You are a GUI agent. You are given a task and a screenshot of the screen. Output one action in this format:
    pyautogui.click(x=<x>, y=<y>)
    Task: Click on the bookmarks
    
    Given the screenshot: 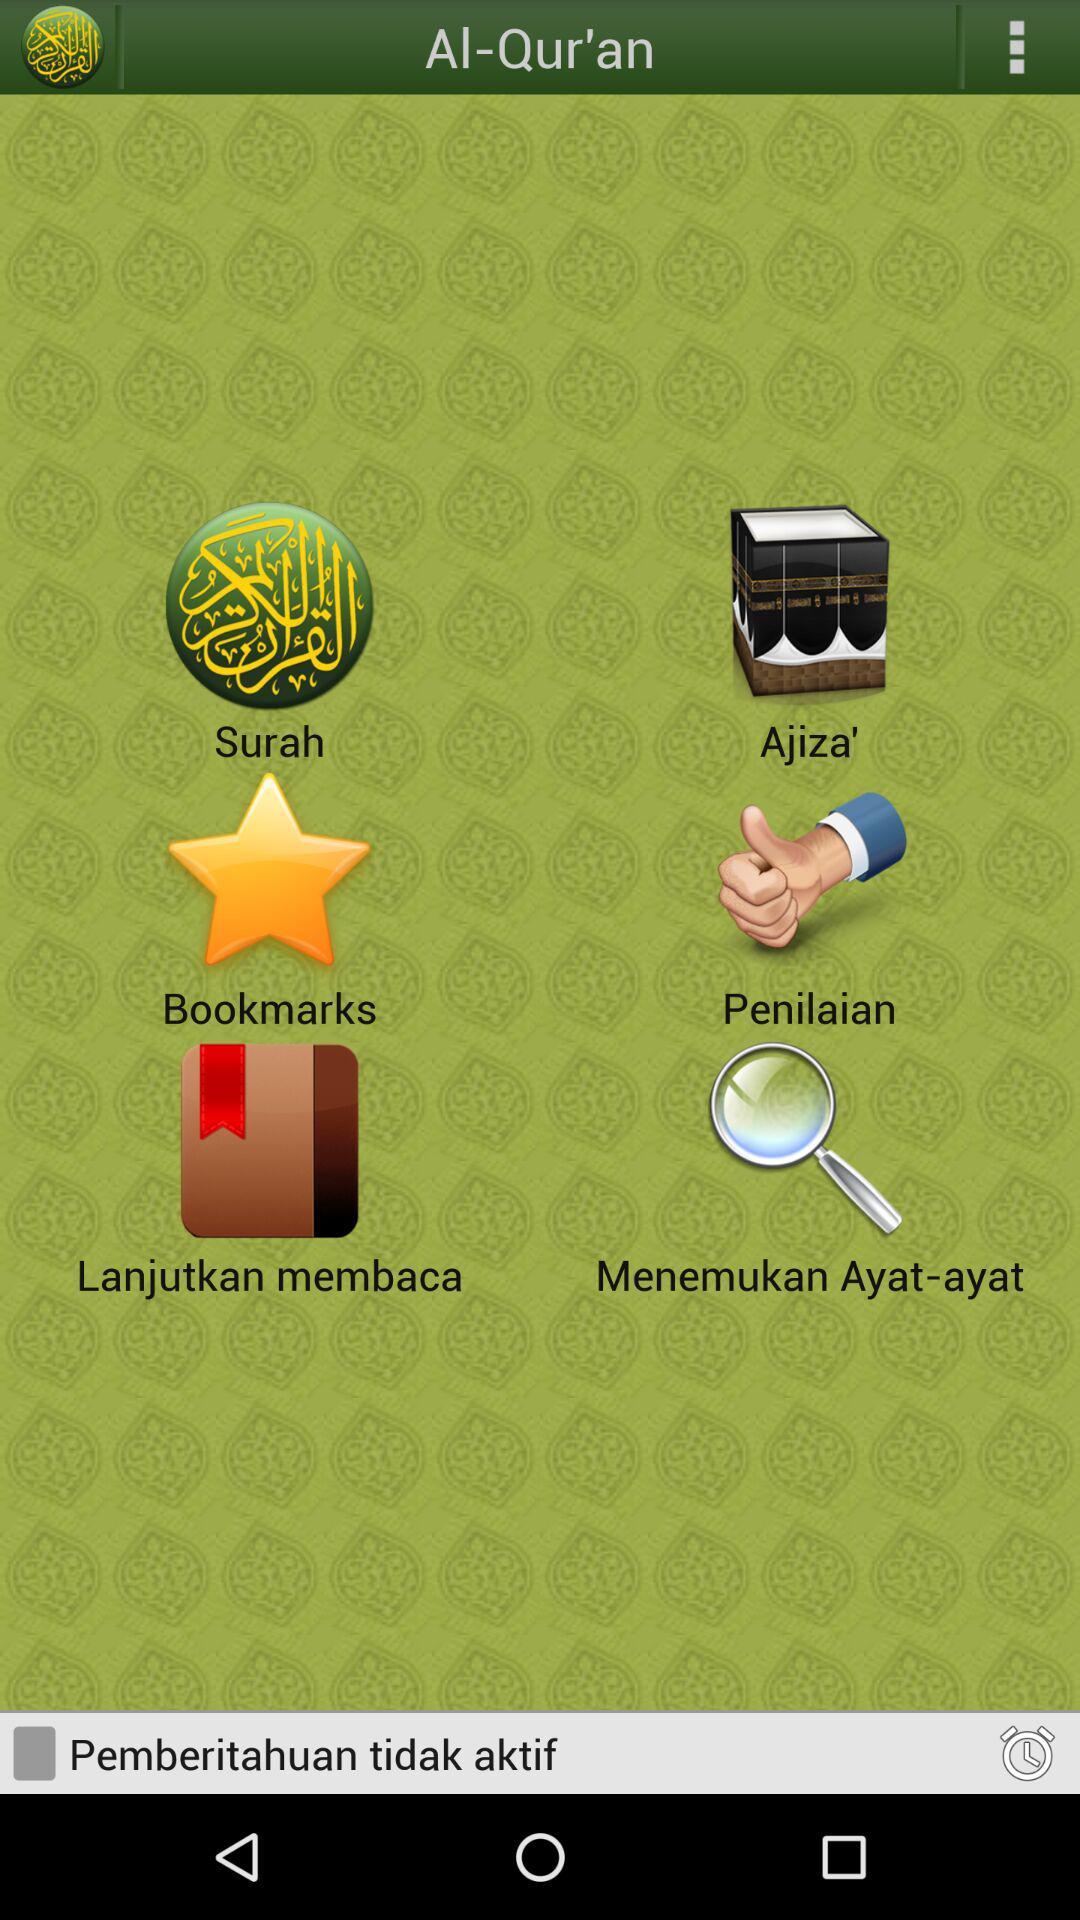 What is the action you would take?
    pyautogui.click(x=270, y=873)
    